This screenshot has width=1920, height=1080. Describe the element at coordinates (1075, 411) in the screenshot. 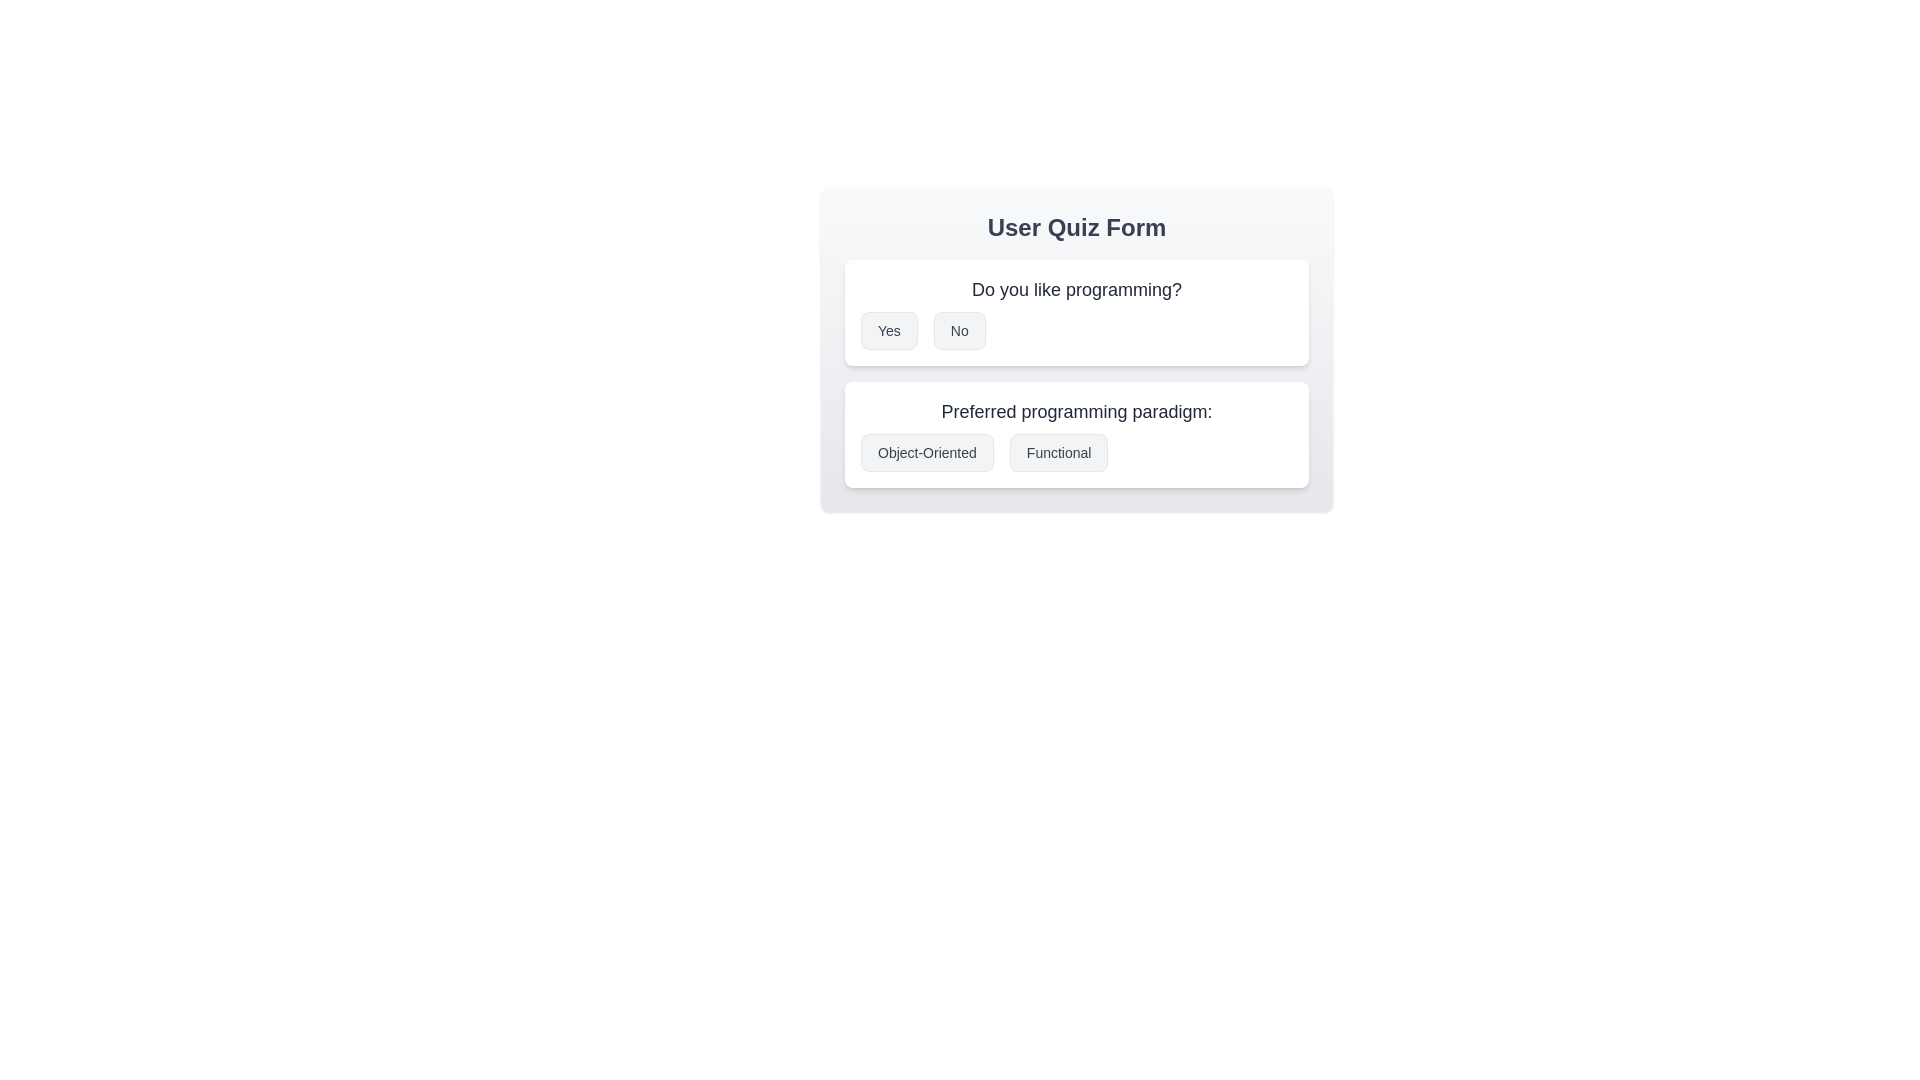

I see `the text header labeled 'Preferred programming paradigm:' which is styled in a large bold font and located above the buttons for selecting programming paradigms` at that location.